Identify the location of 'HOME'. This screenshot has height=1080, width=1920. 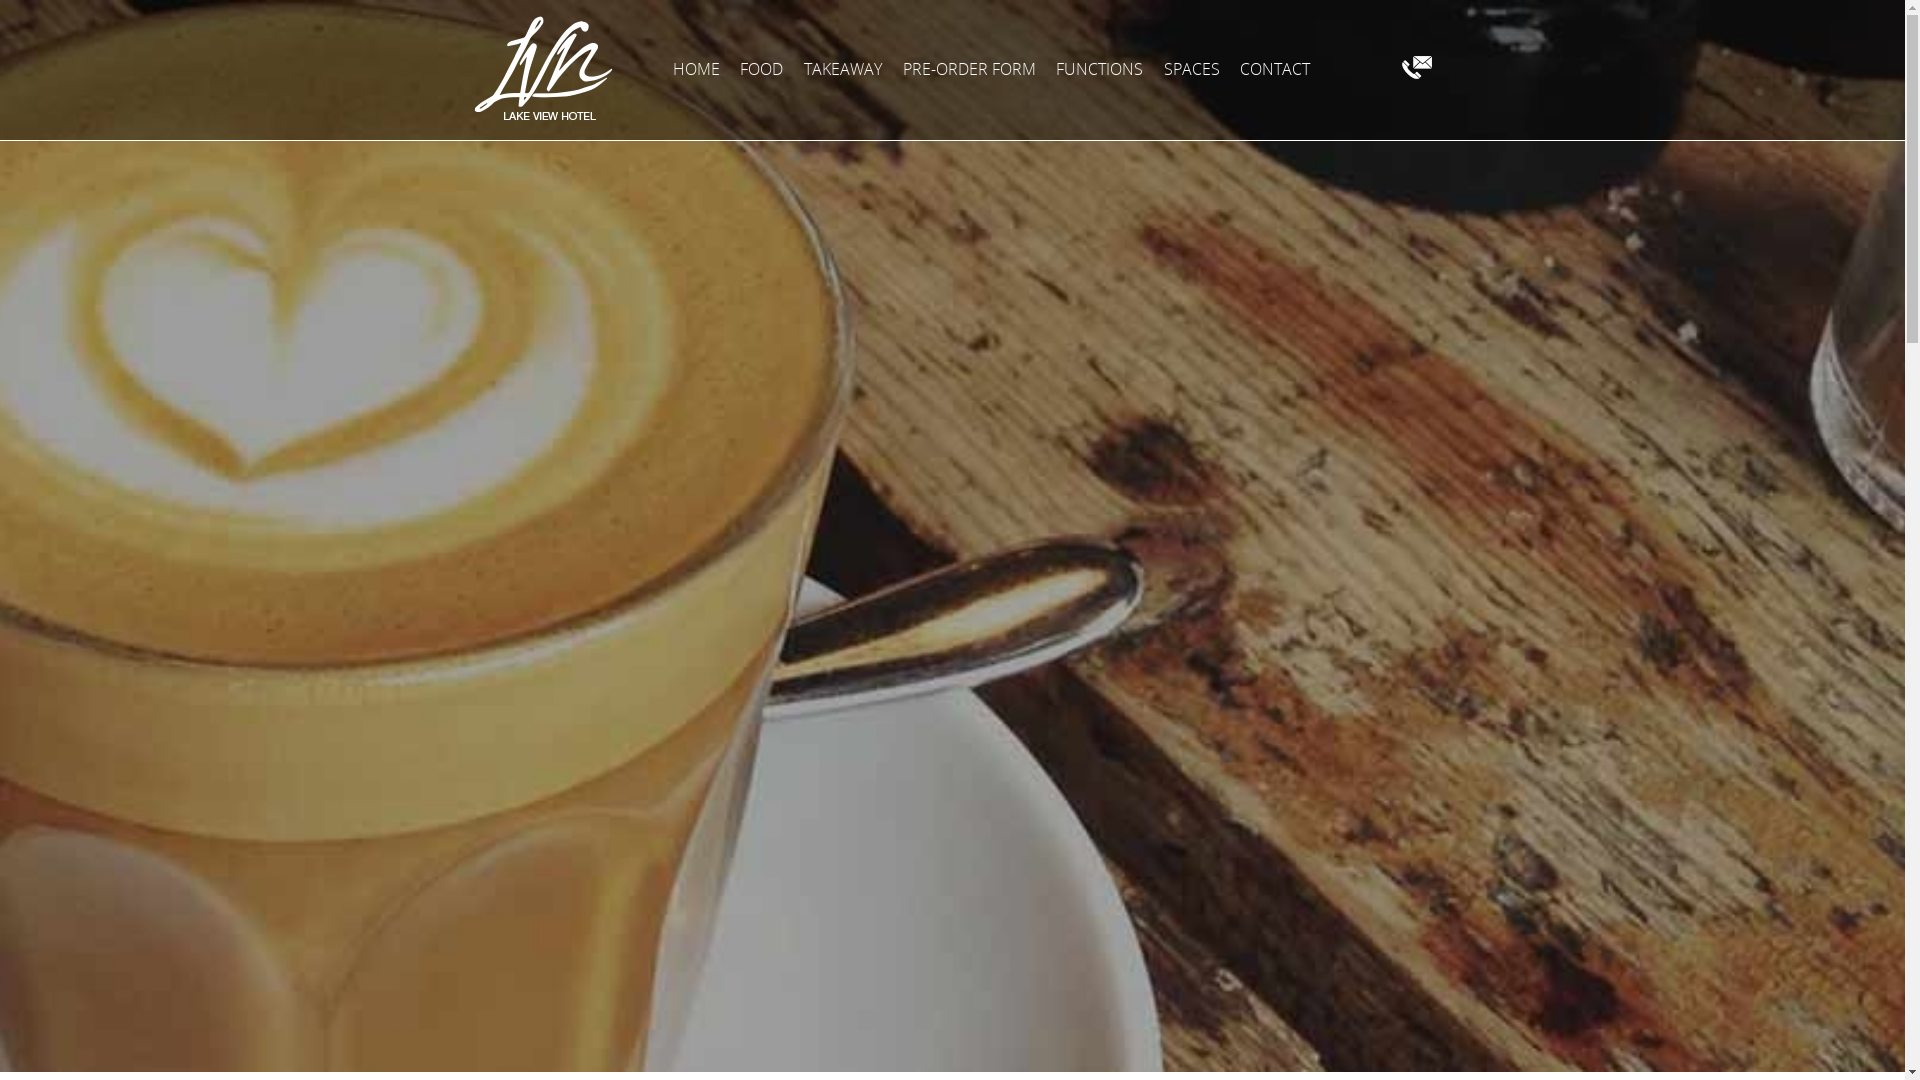
(696, 68).